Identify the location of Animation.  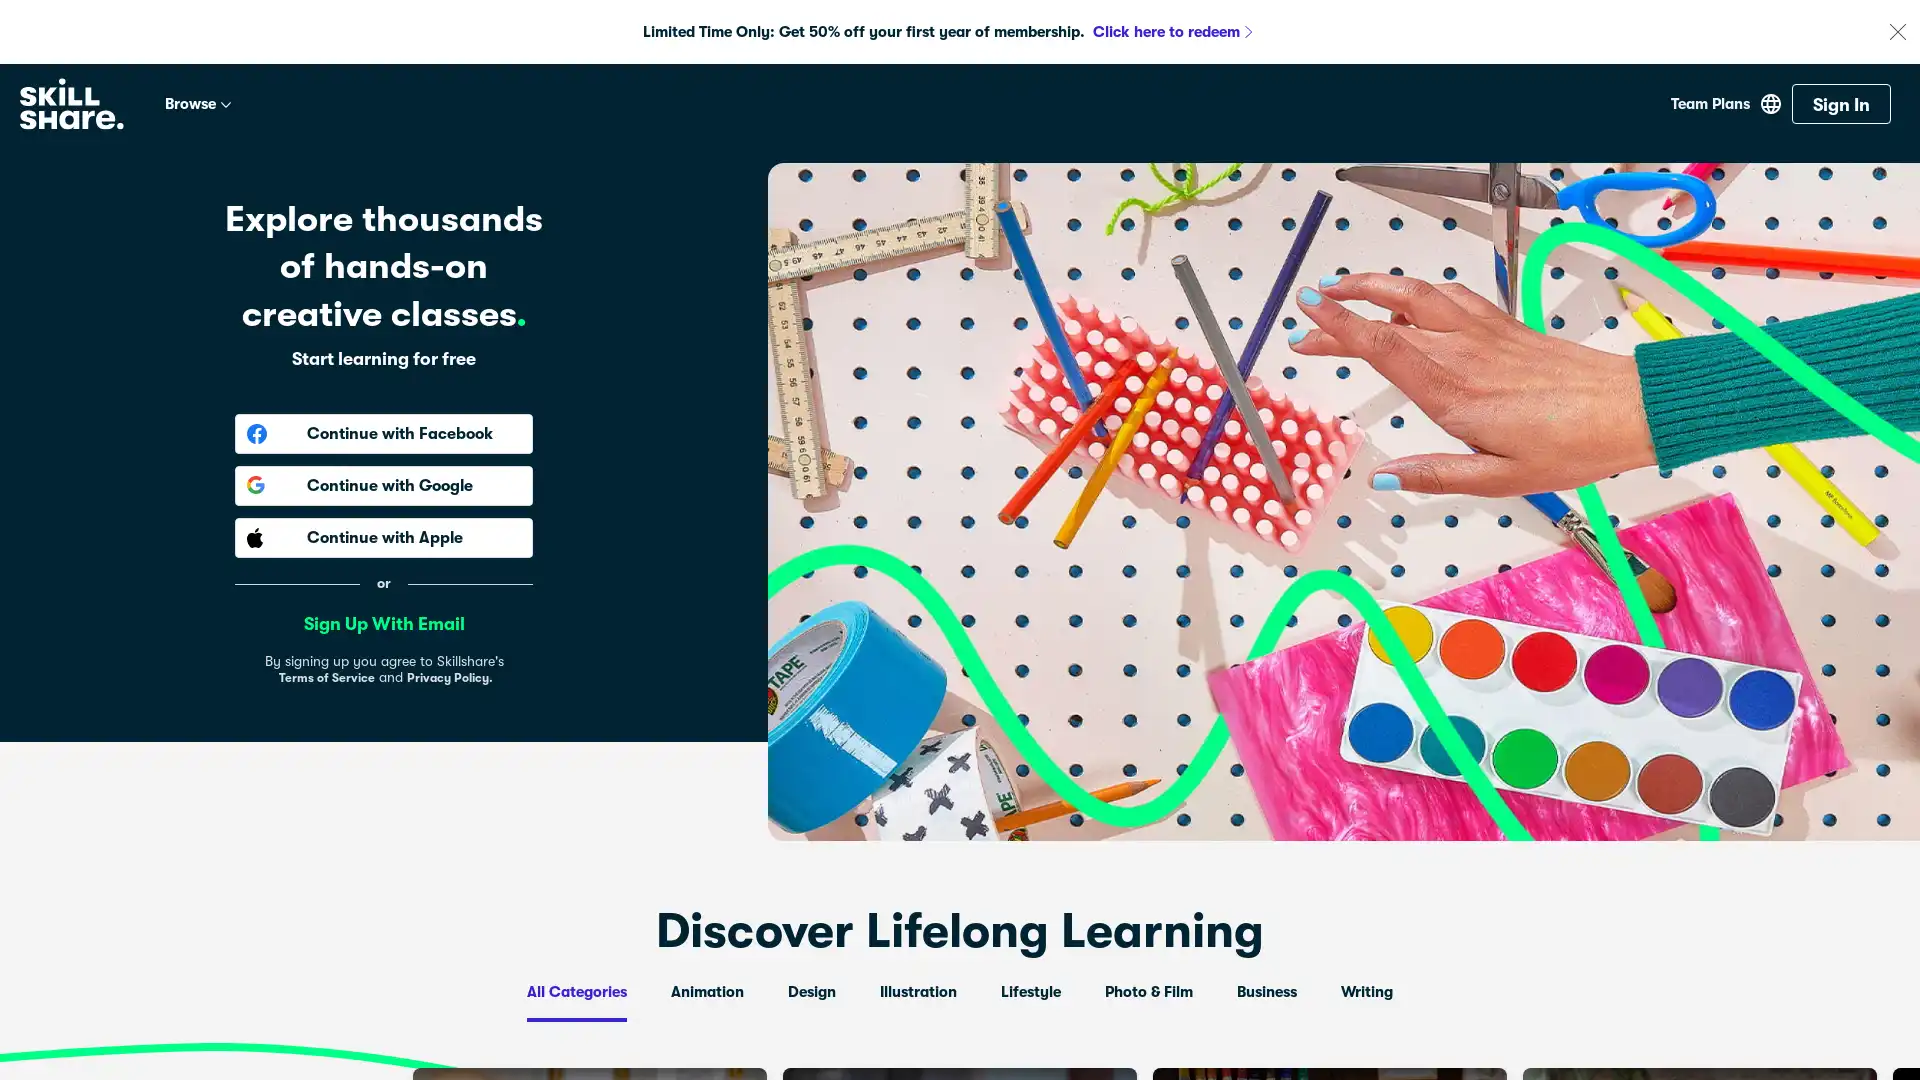
(707, 998).